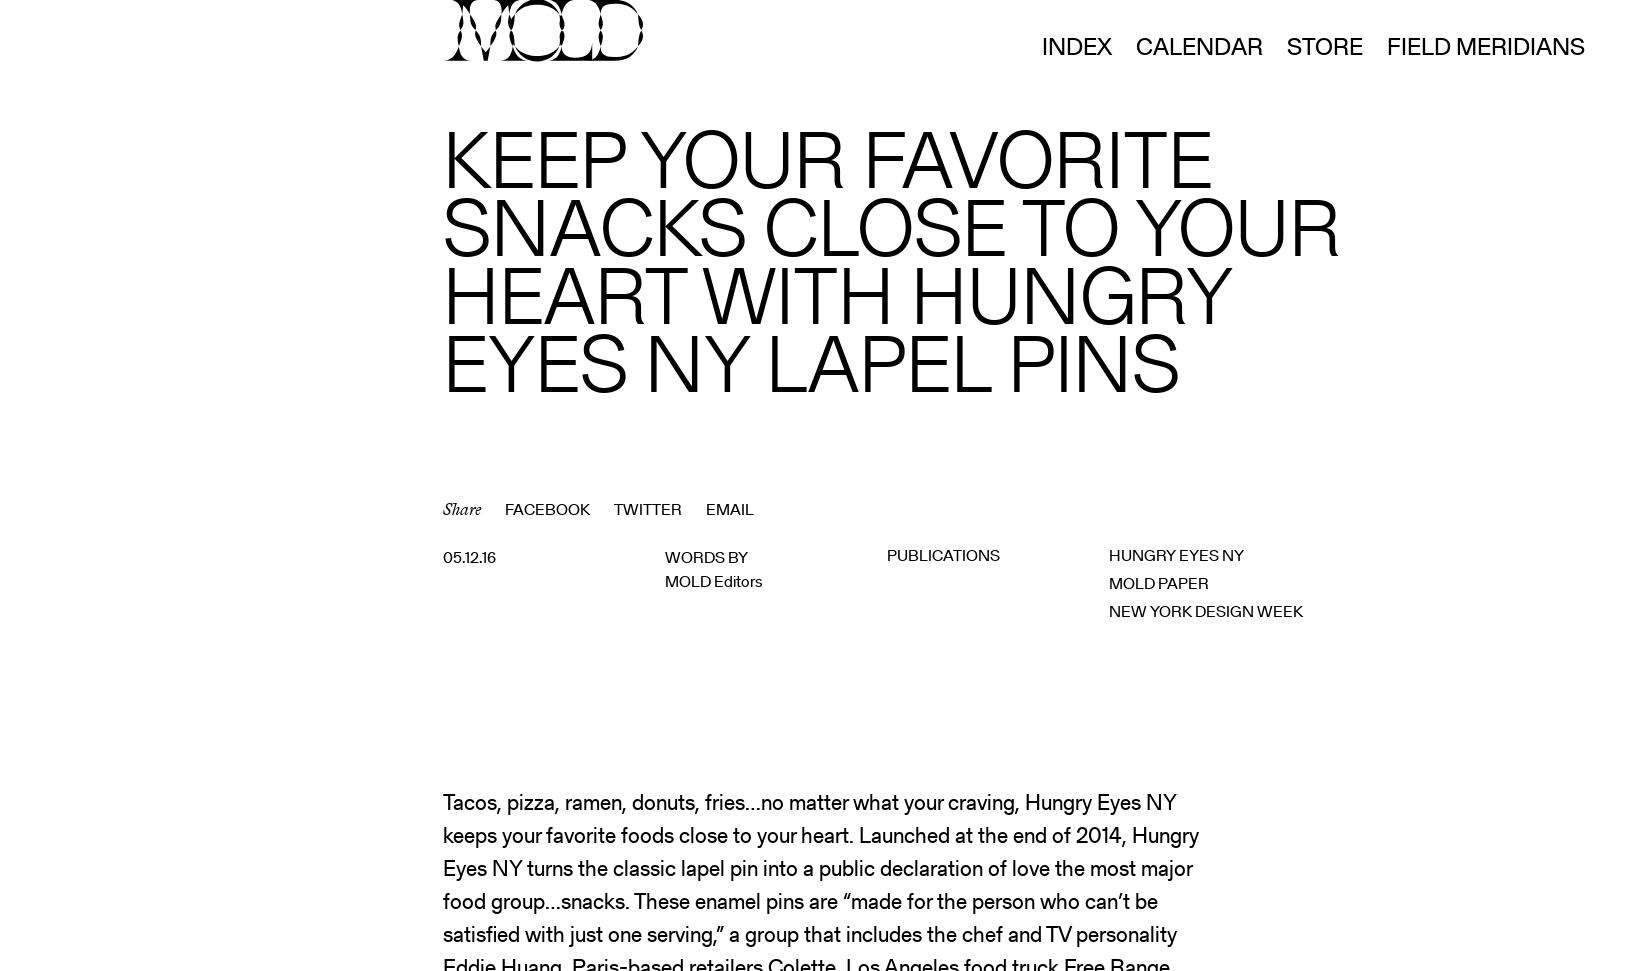  What do you see at coordinates (713, 581) in the screenshot?
I see `'MOLD Editors'` at bounding box center [713, 581].